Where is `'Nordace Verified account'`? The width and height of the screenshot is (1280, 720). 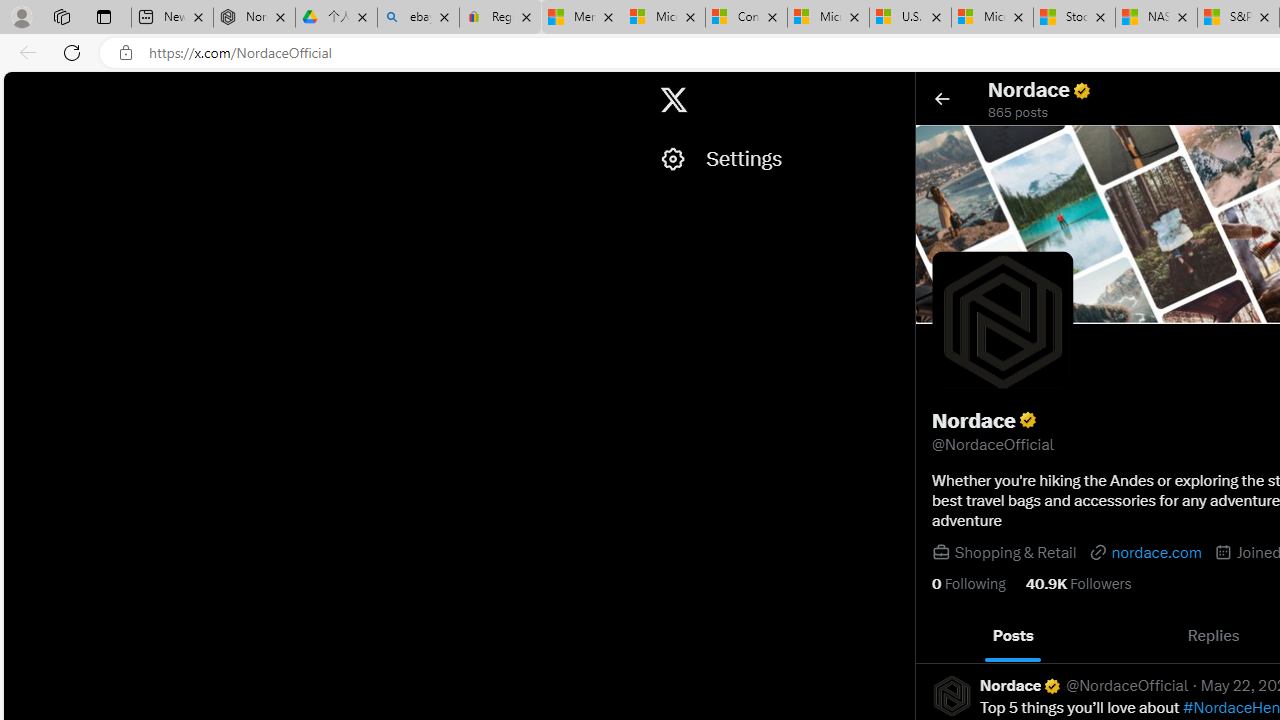
'Nordace Verified account' is located at coordinates (1021, 684).